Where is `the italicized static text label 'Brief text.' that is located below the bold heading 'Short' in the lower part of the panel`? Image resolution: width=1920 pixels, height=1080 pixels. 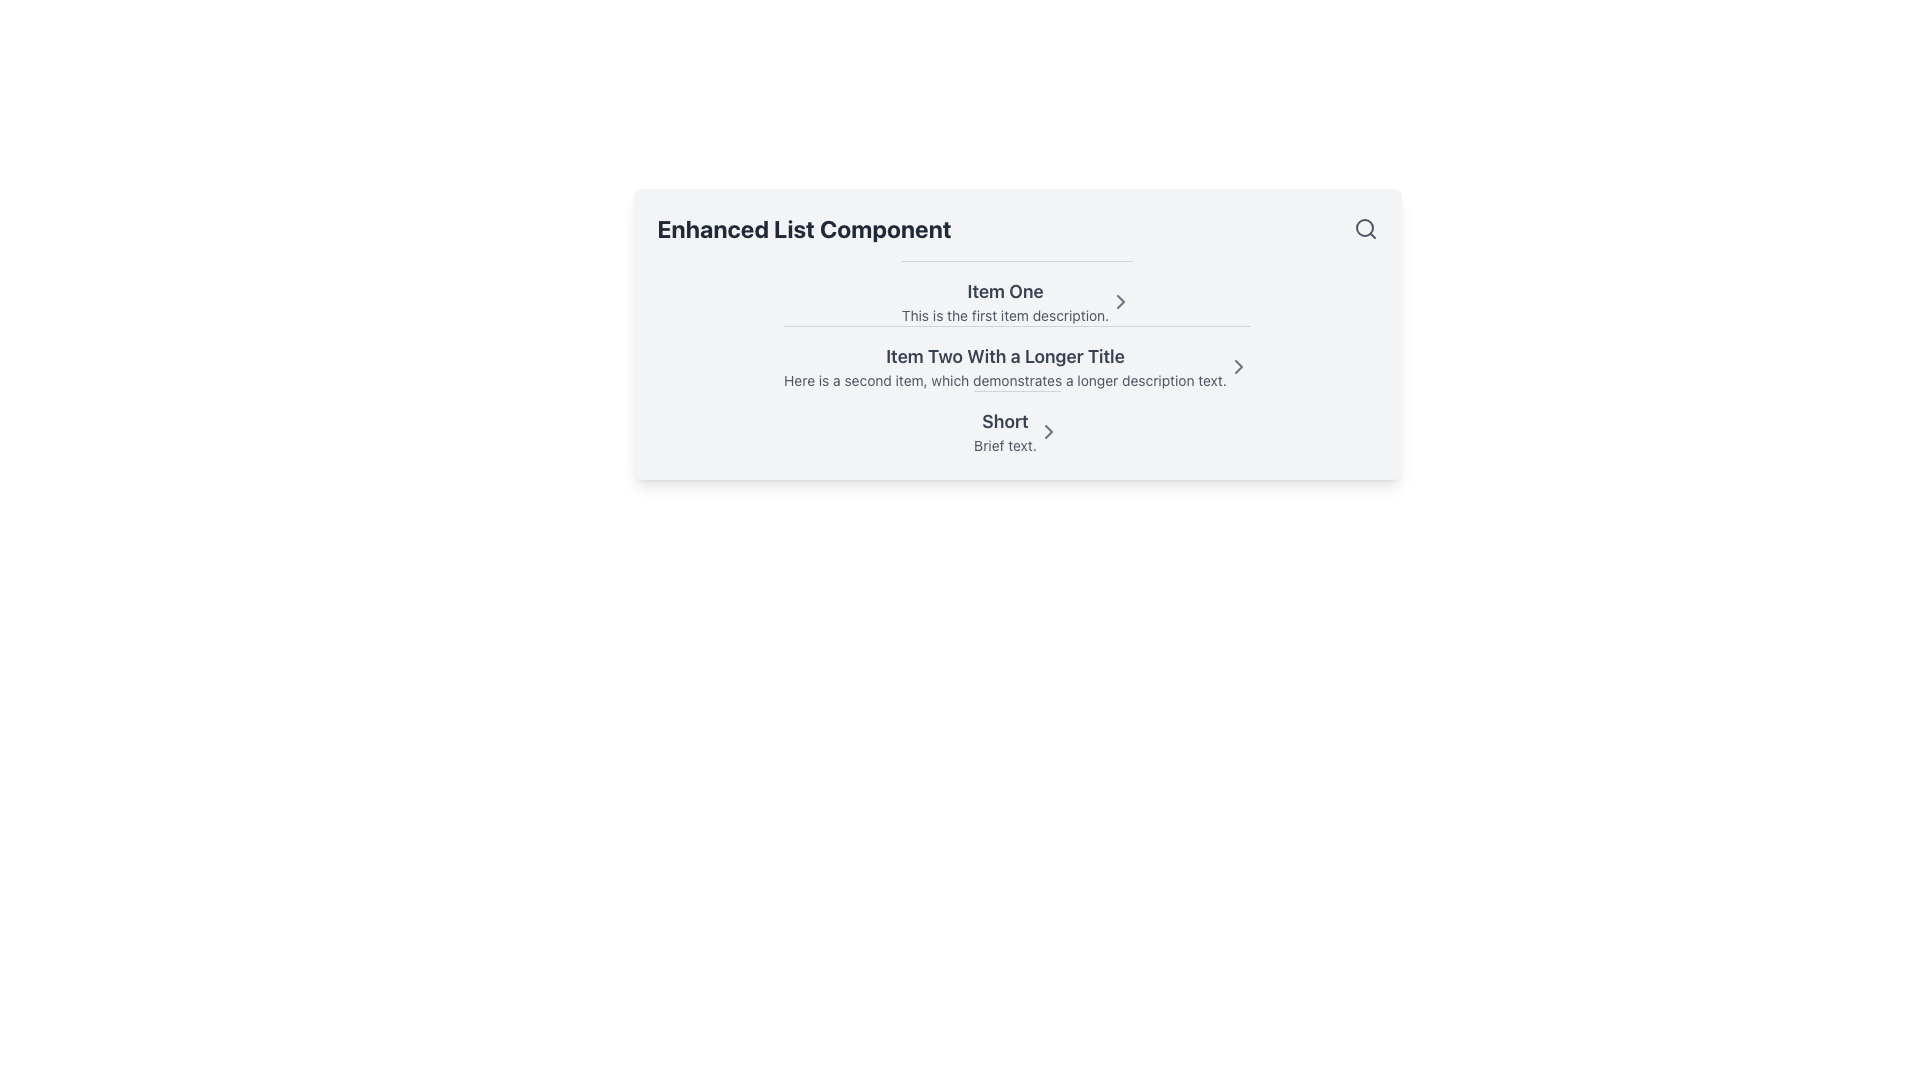
the italicized static text label 'Brief text.' that is located below the bold heading 'Short' in the lower part of the panel is located at coordinates (1005, 445).